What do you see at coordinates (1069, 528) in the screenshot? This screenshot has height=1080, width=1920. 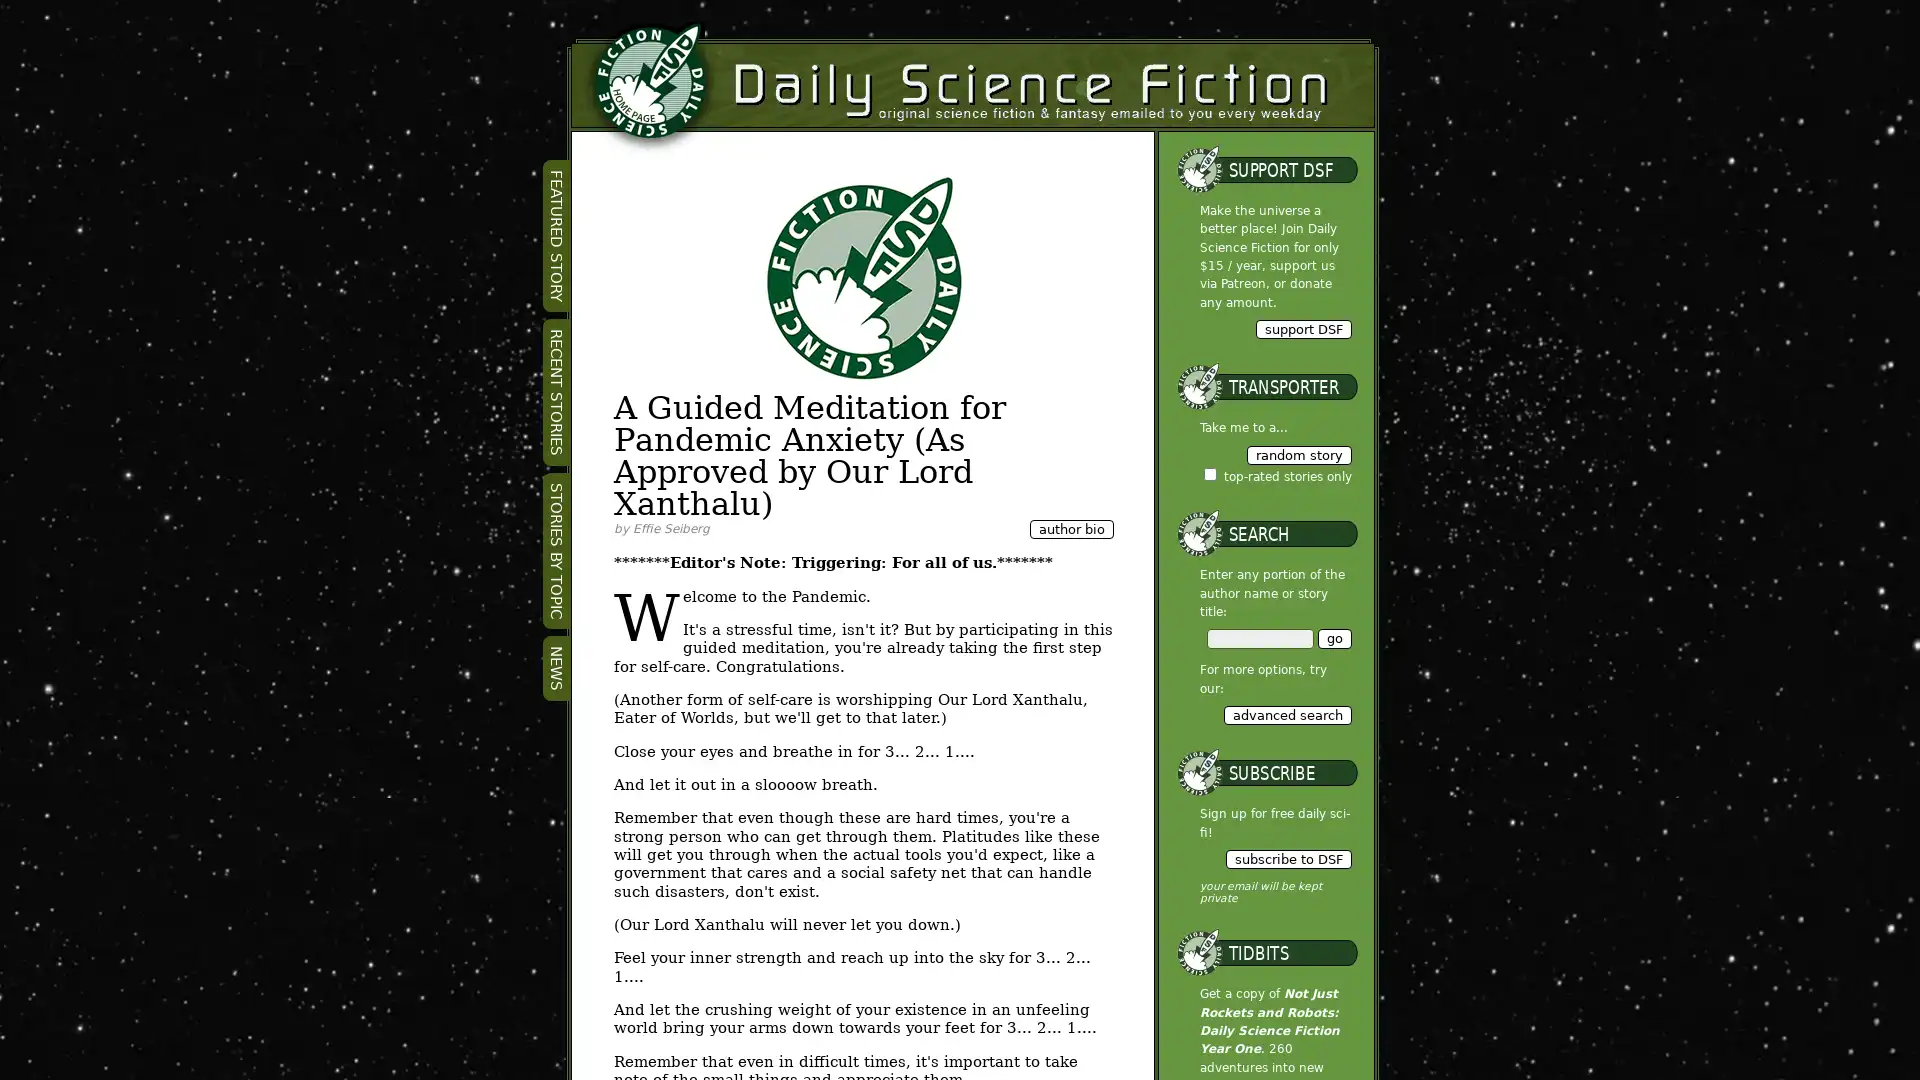 I see `author bio` at bounding box center [1069, 528].